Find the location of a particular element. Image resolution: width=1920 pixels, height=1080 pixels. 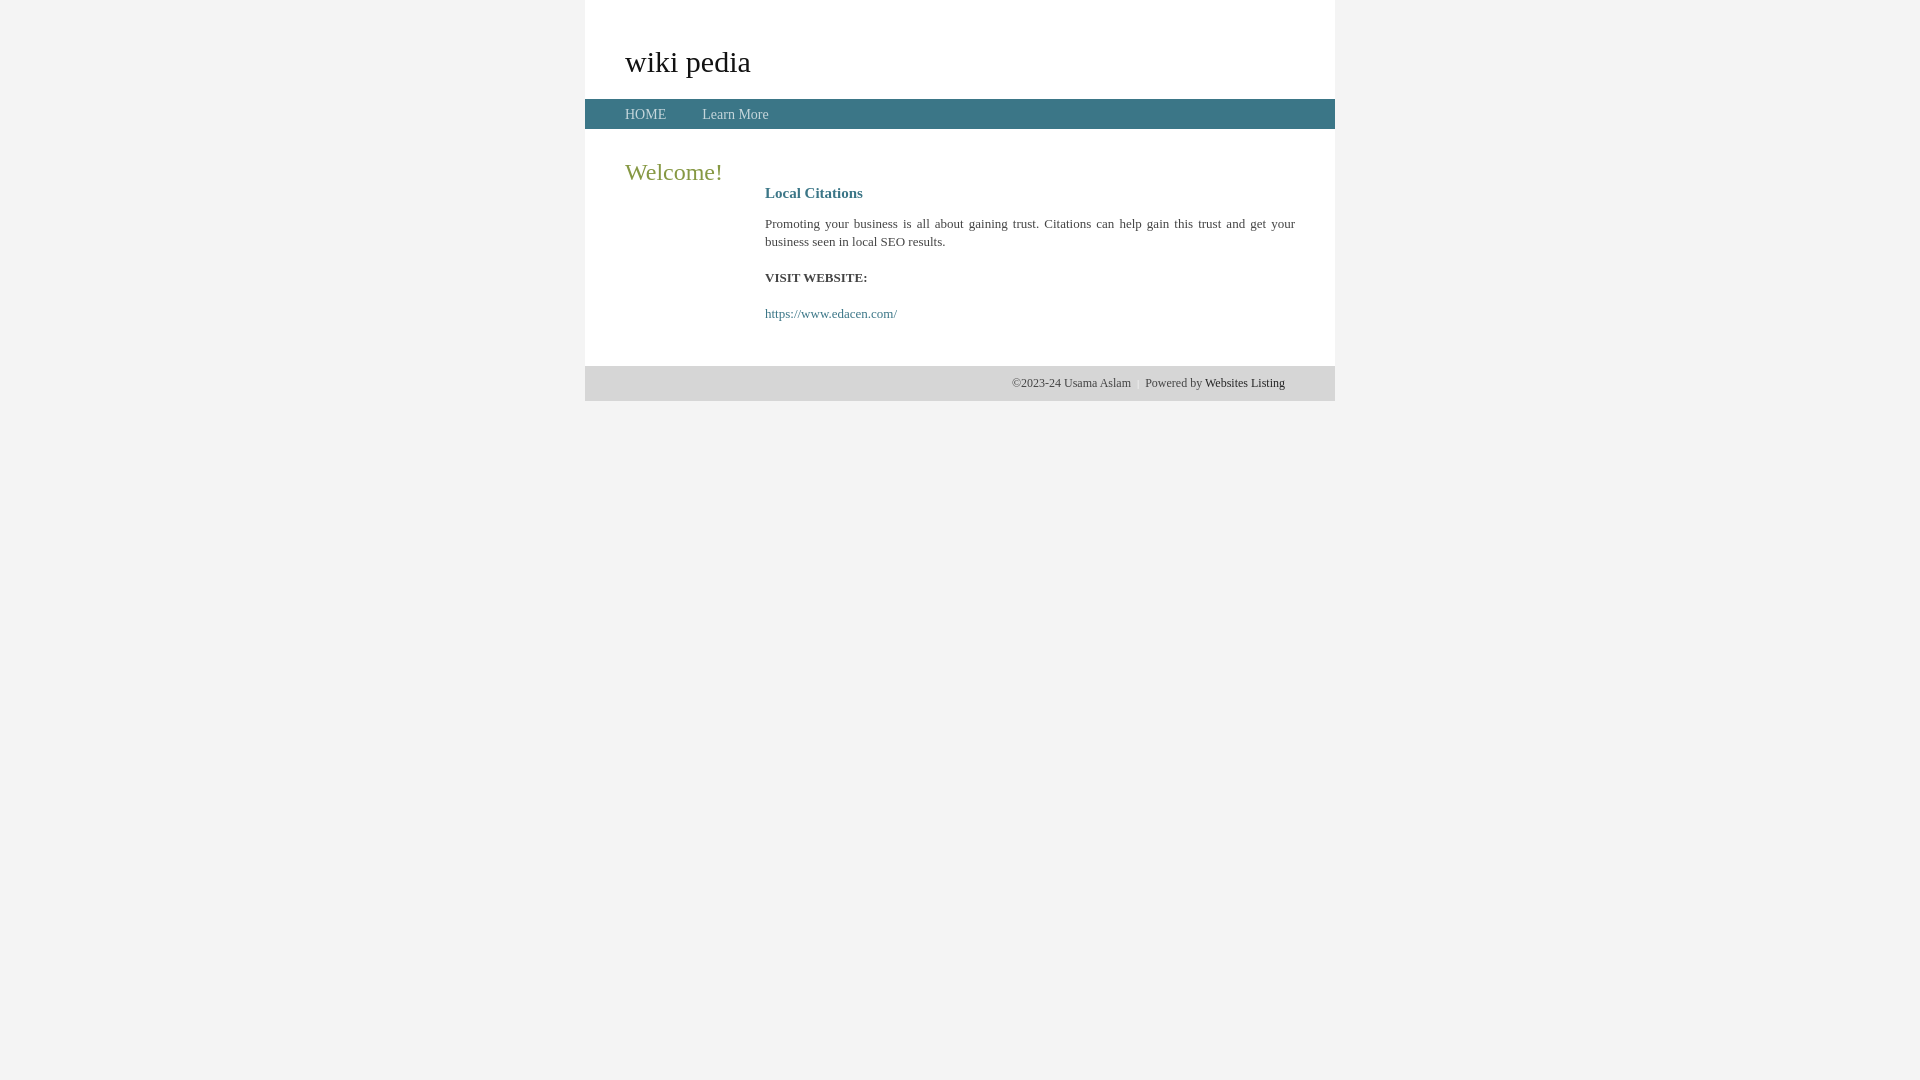

'Learn More' is located at coordinates (701, 114).